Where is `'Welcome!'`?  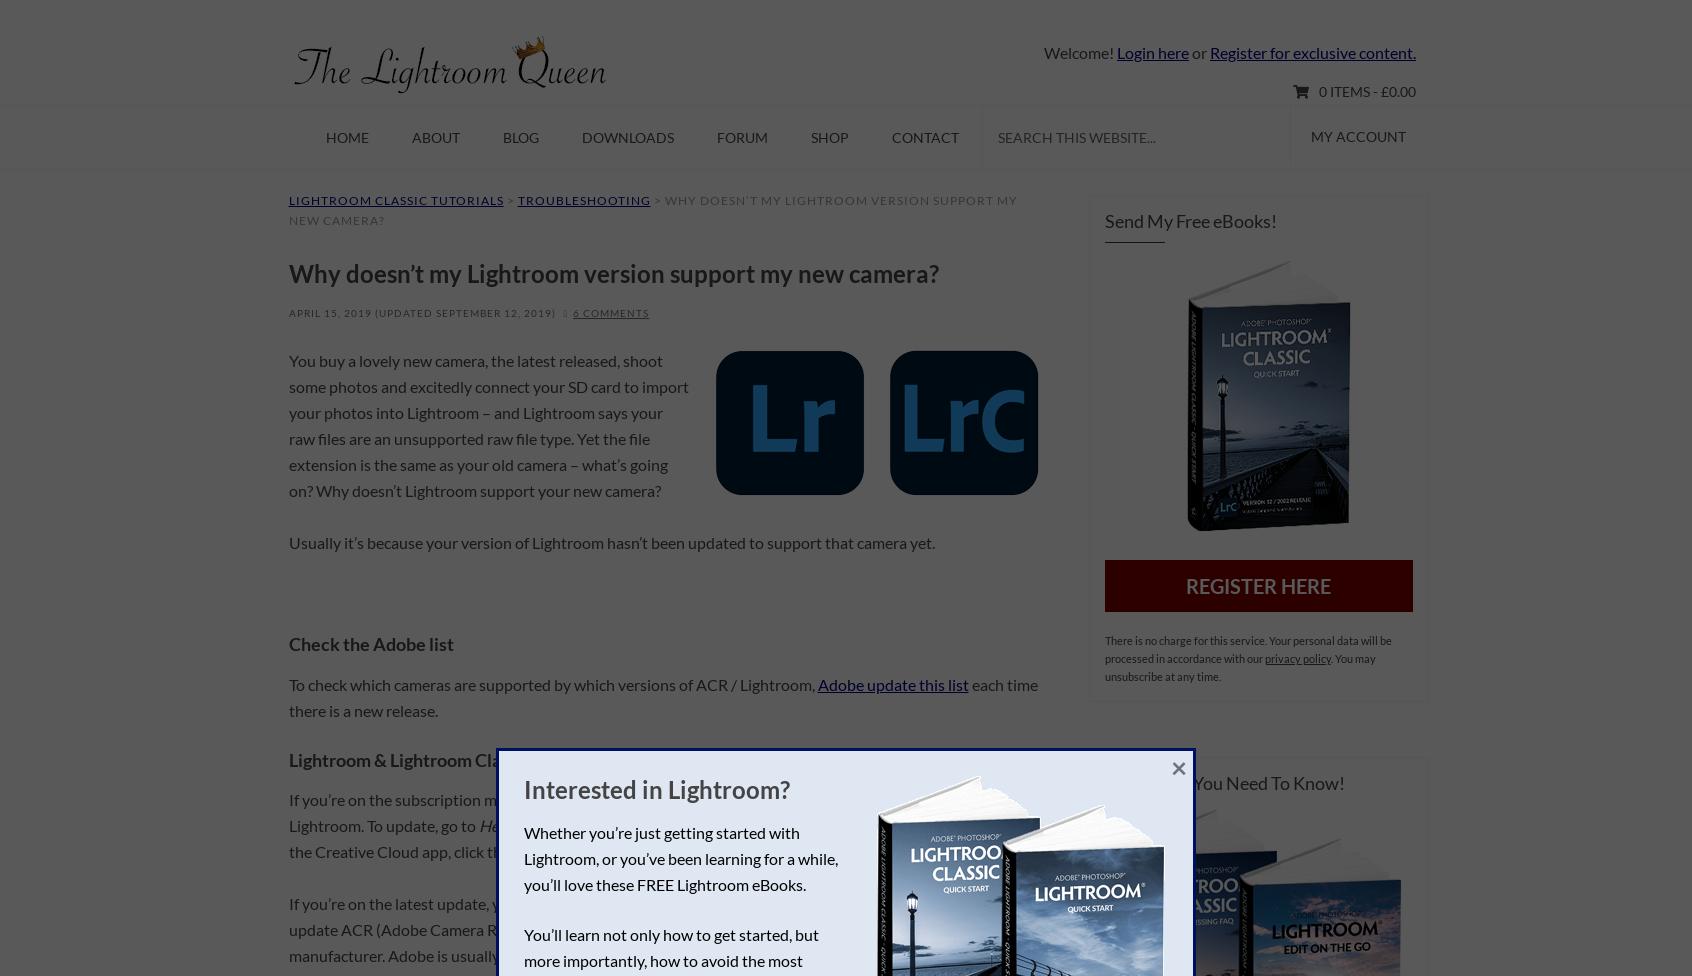 'Welcome!' is located at coordinates (1080, 52).